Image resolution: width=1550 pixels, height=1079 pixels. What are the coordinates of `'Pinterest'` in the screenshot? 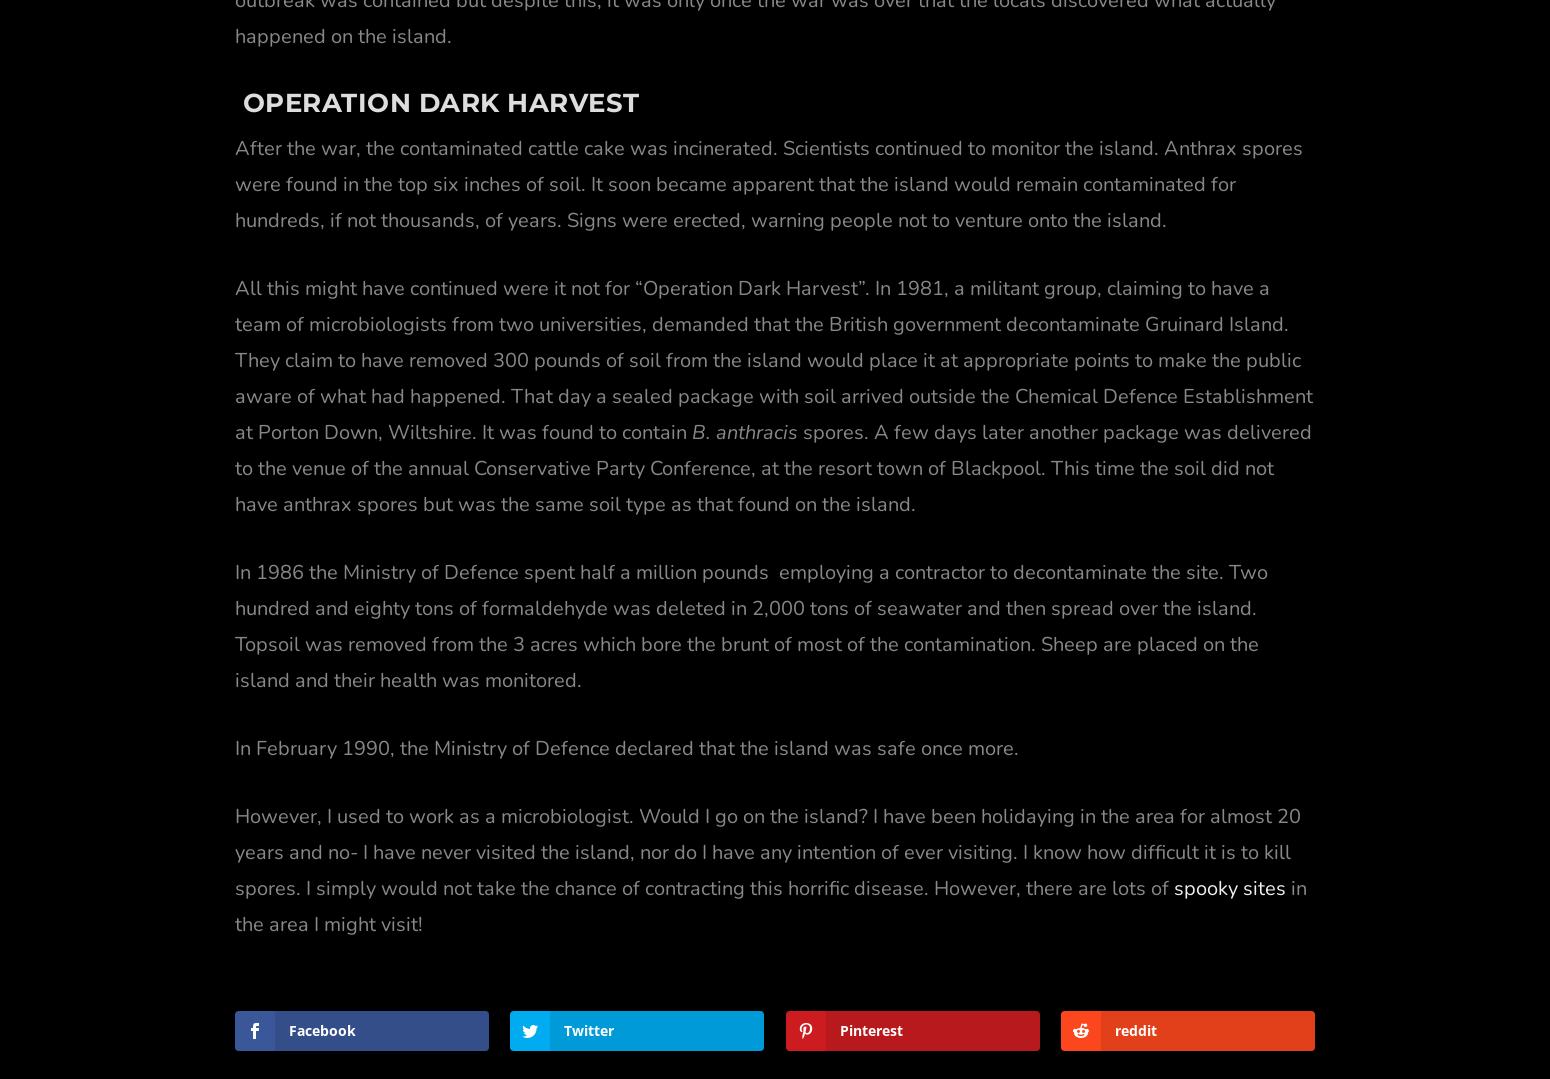 It's located at (870, 982).